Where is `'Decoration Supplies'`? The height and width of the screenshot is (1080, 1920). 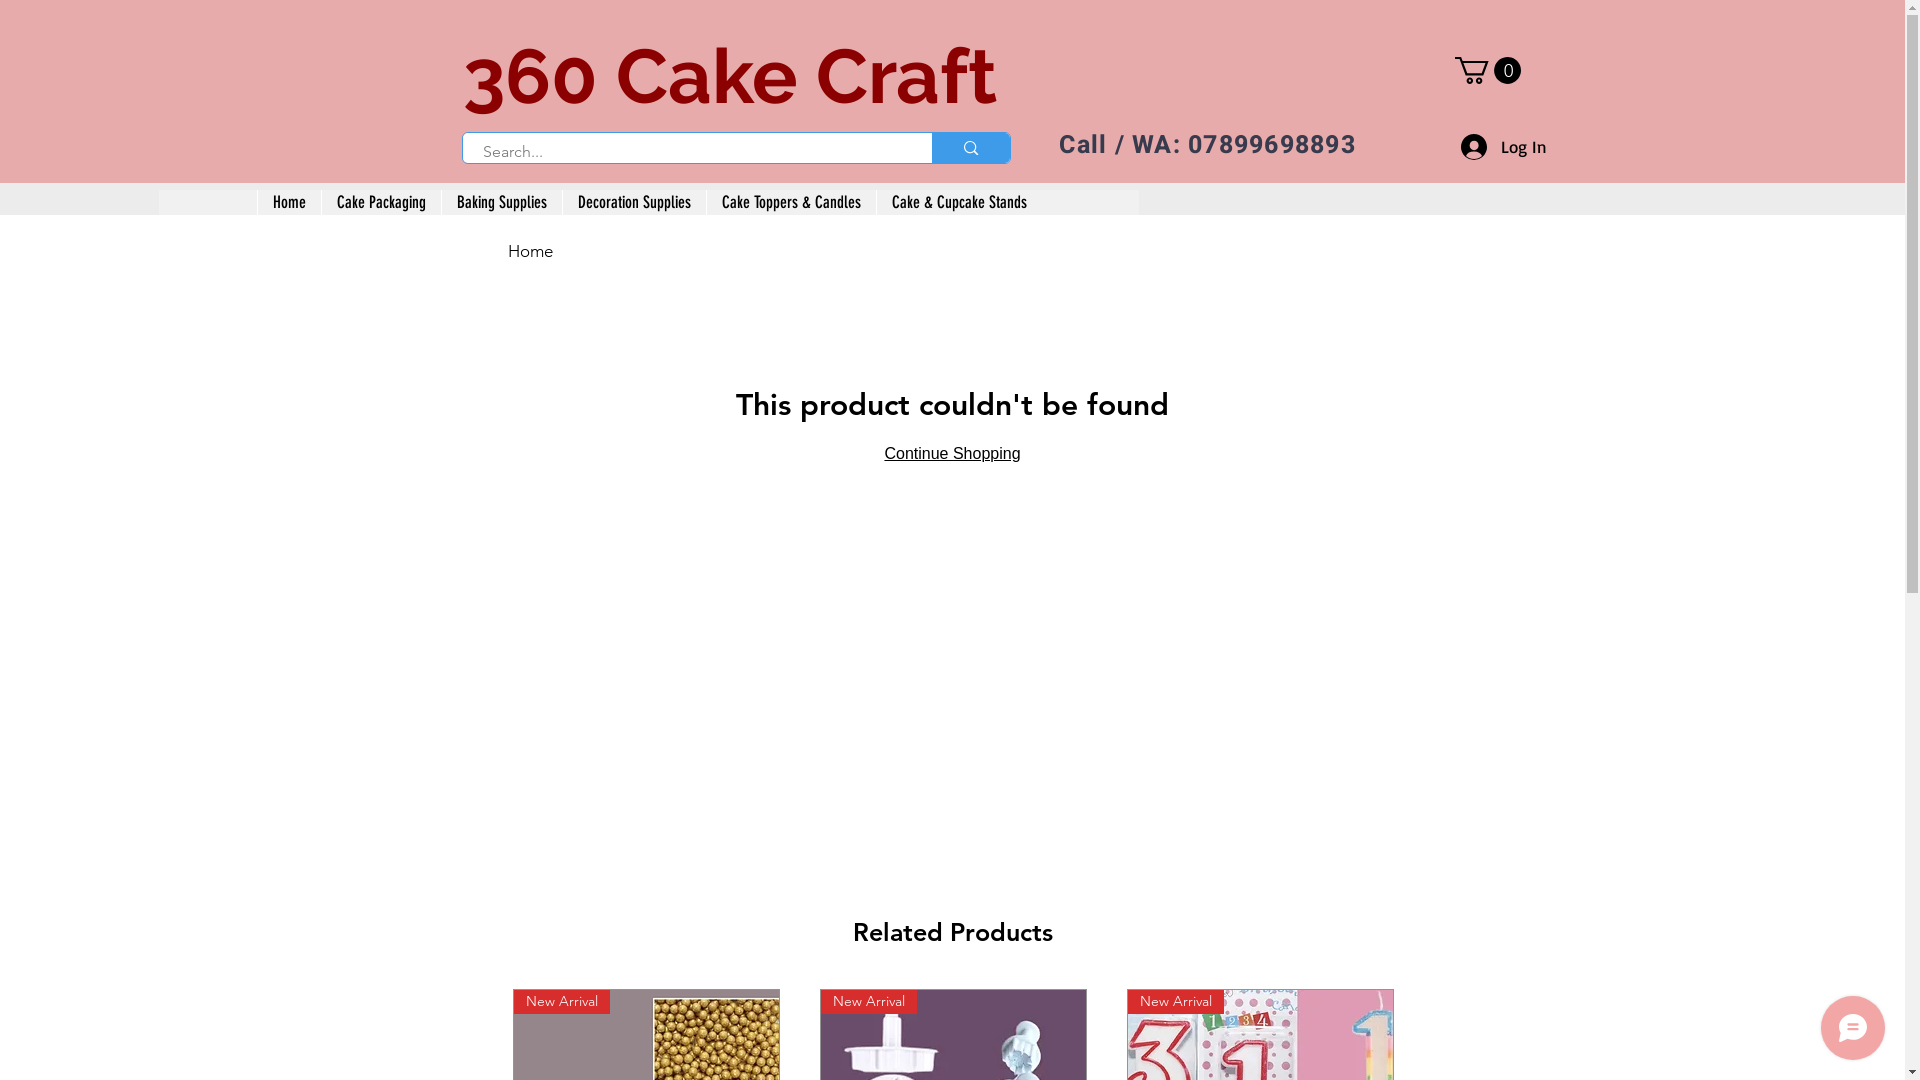 'Decoration Supplies' is located at coordinates (632, 202).